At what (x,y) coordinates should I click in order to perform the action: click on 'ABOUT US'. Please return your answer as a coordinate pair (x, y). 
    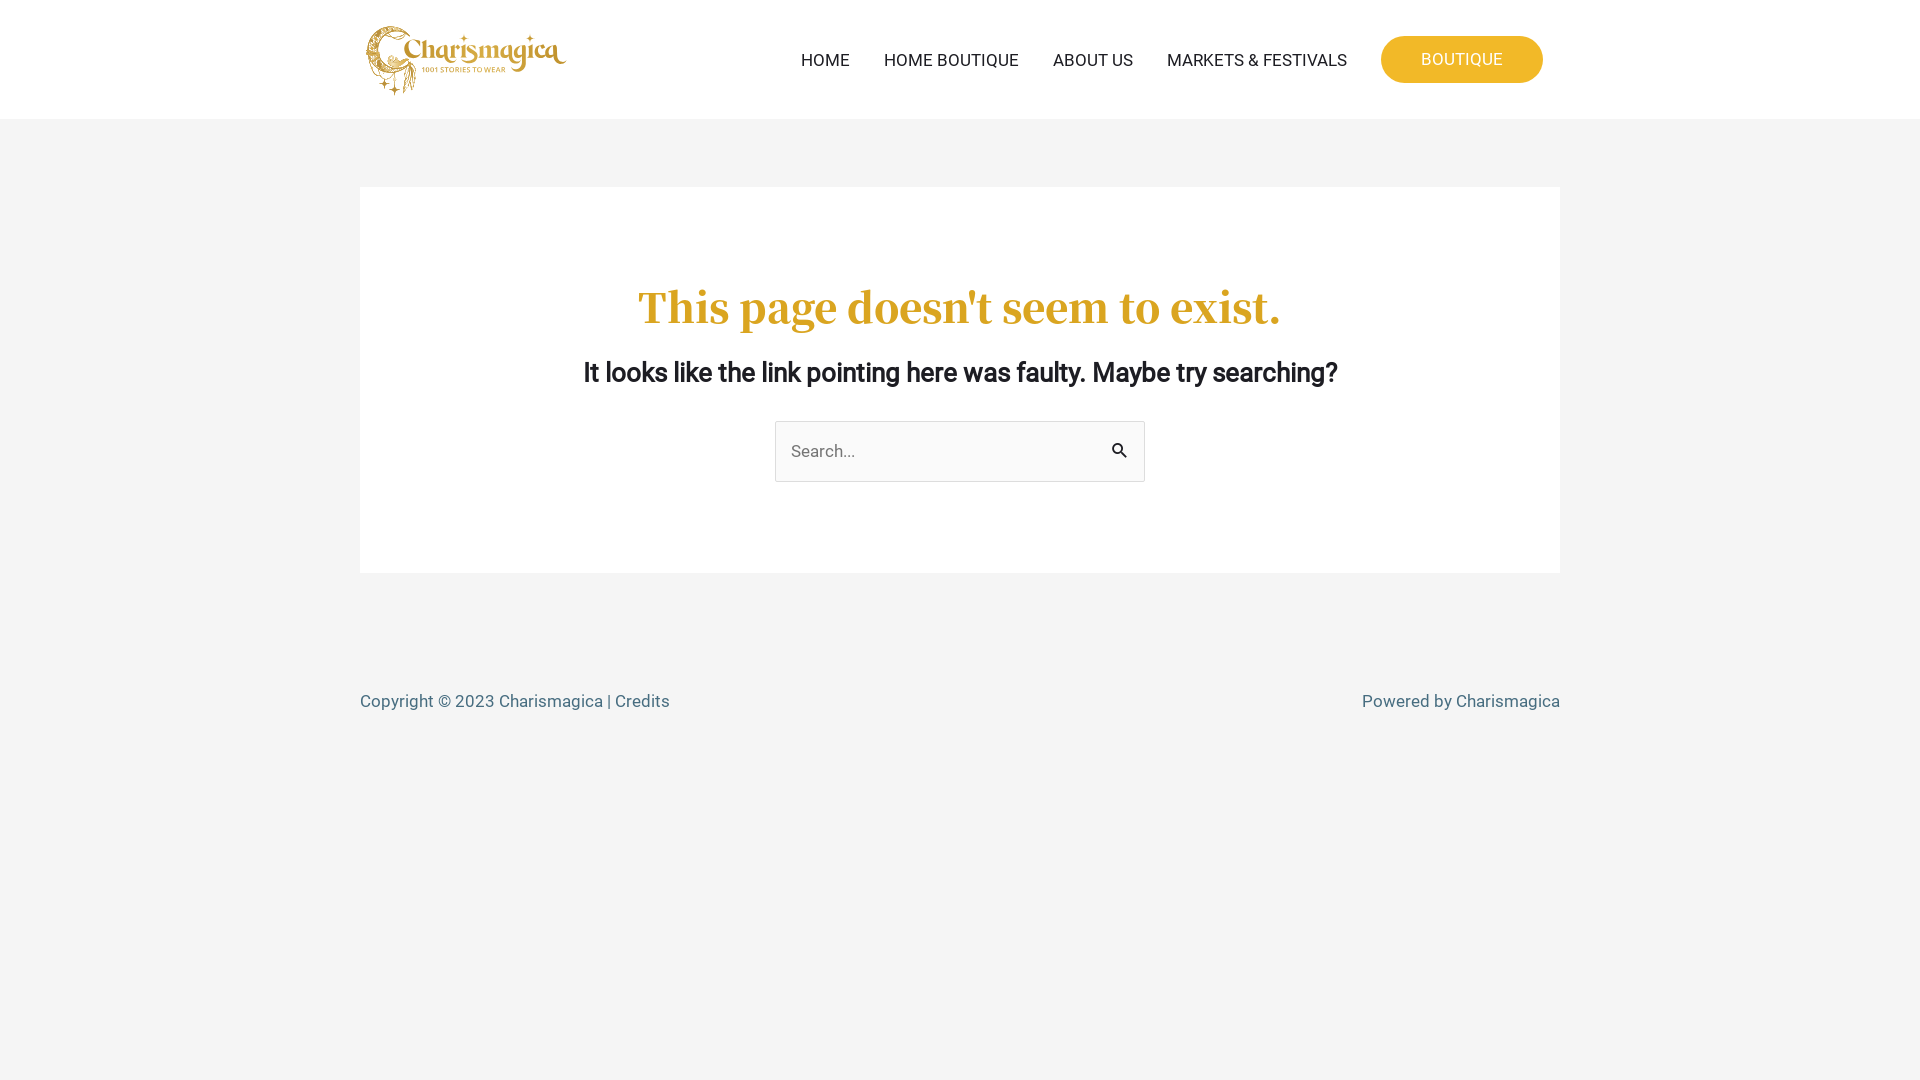
    Looking at the image, I should click on (1092, 59).